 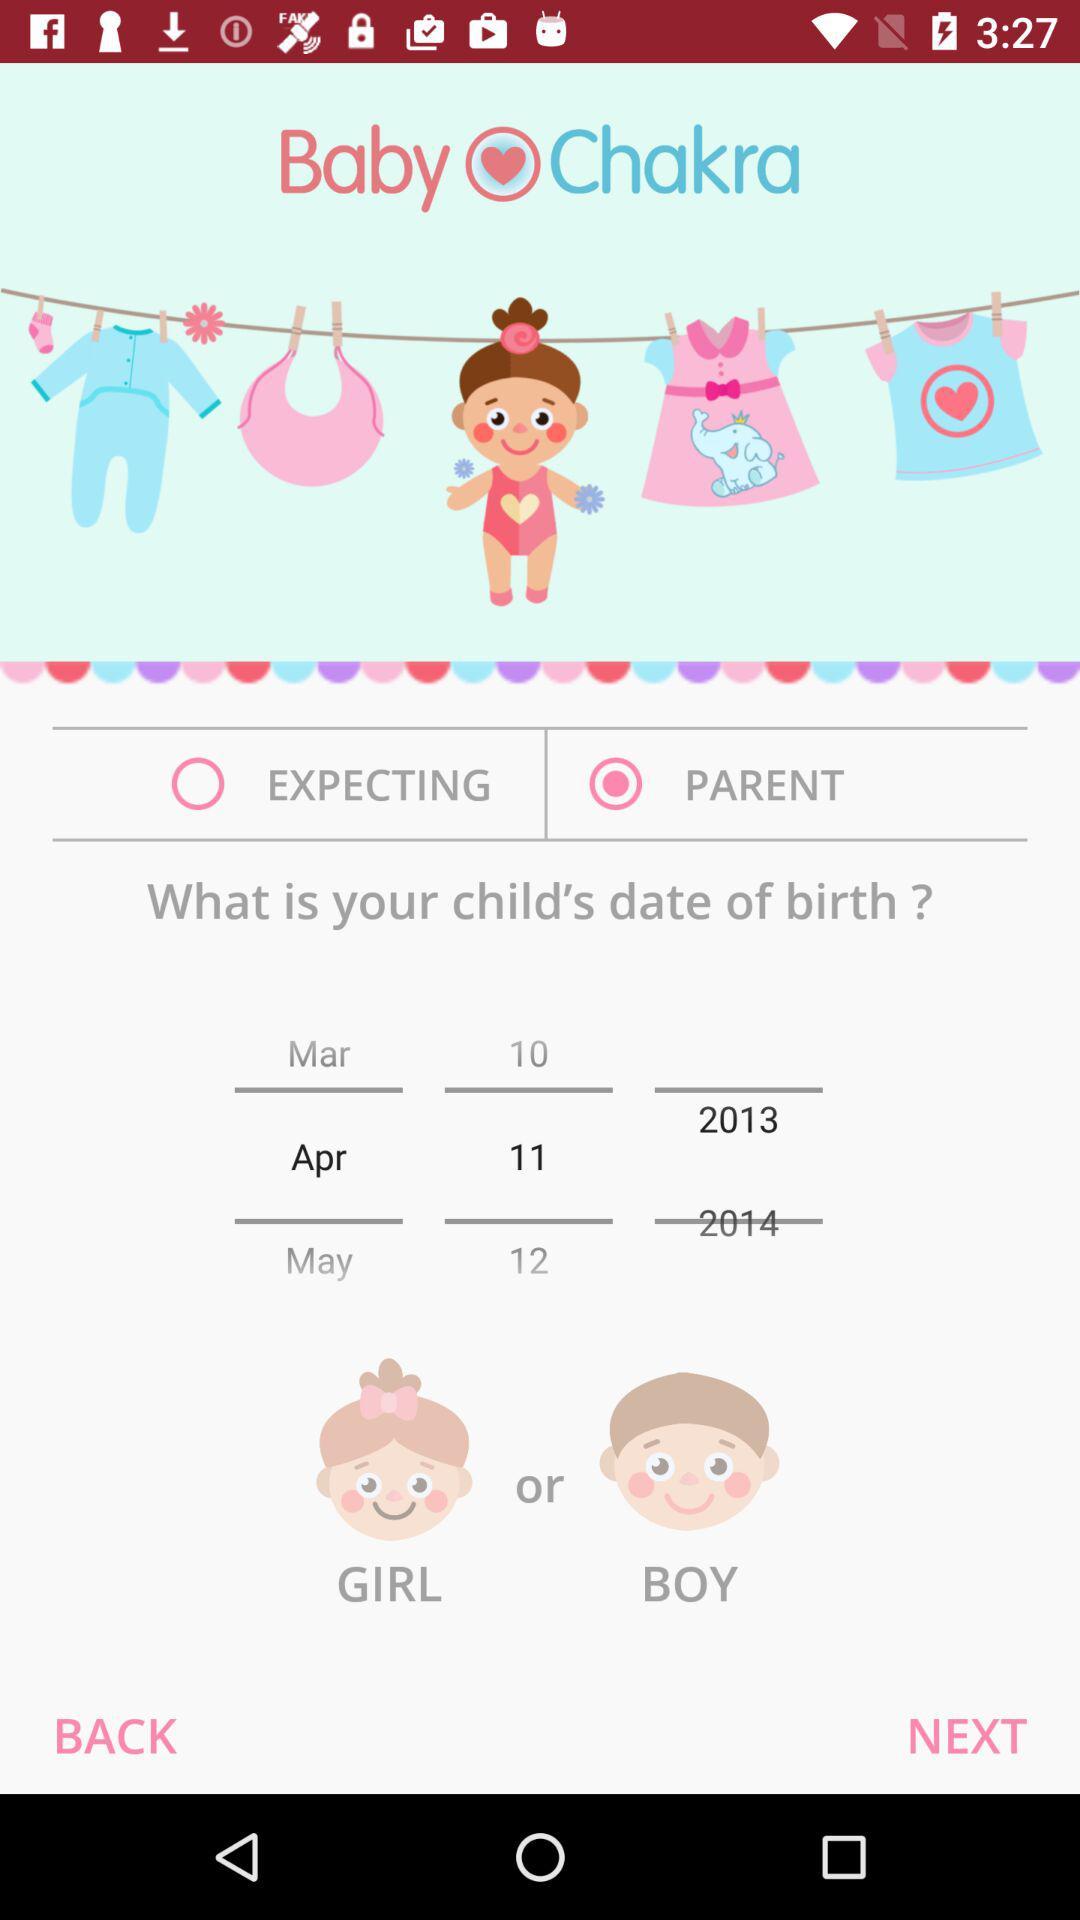 What do you see at coordinates (540, 168) in the screenshot?
I see `baby chakra` at bounding box center [540, 168].